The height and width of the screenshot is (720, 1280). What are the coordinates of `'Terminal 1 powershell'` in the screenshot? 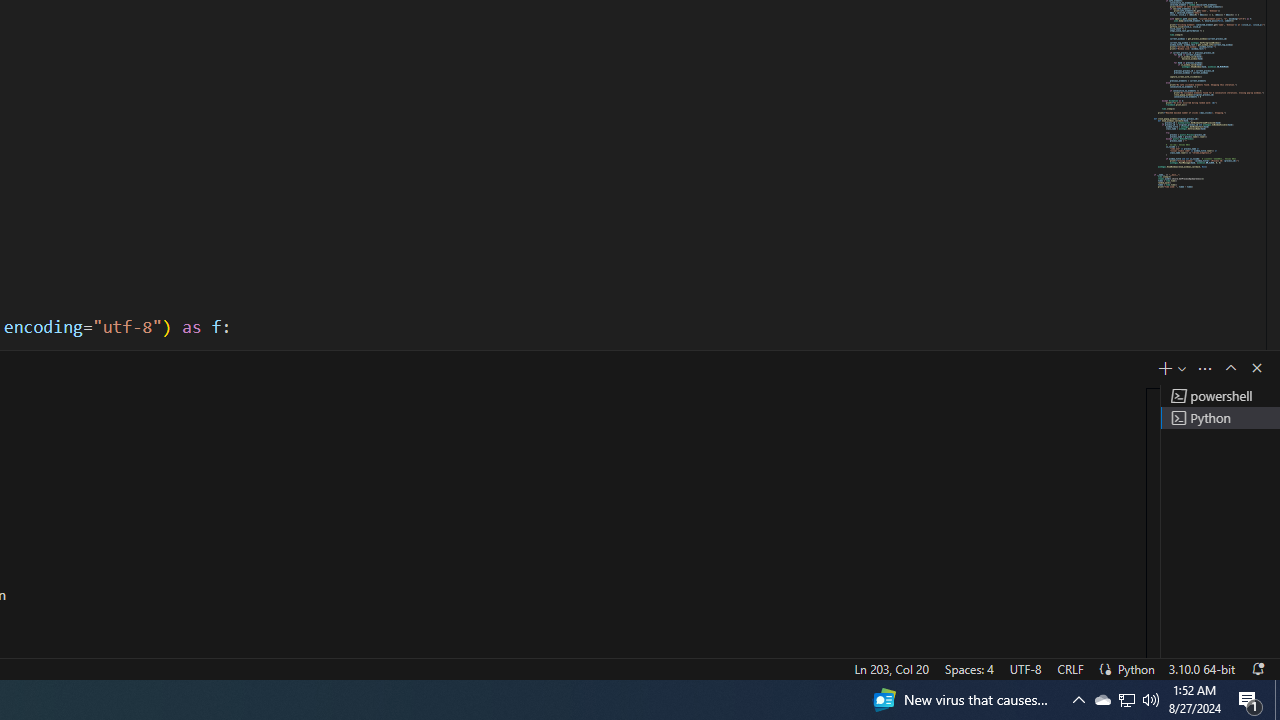 It's located at (1219, 396).